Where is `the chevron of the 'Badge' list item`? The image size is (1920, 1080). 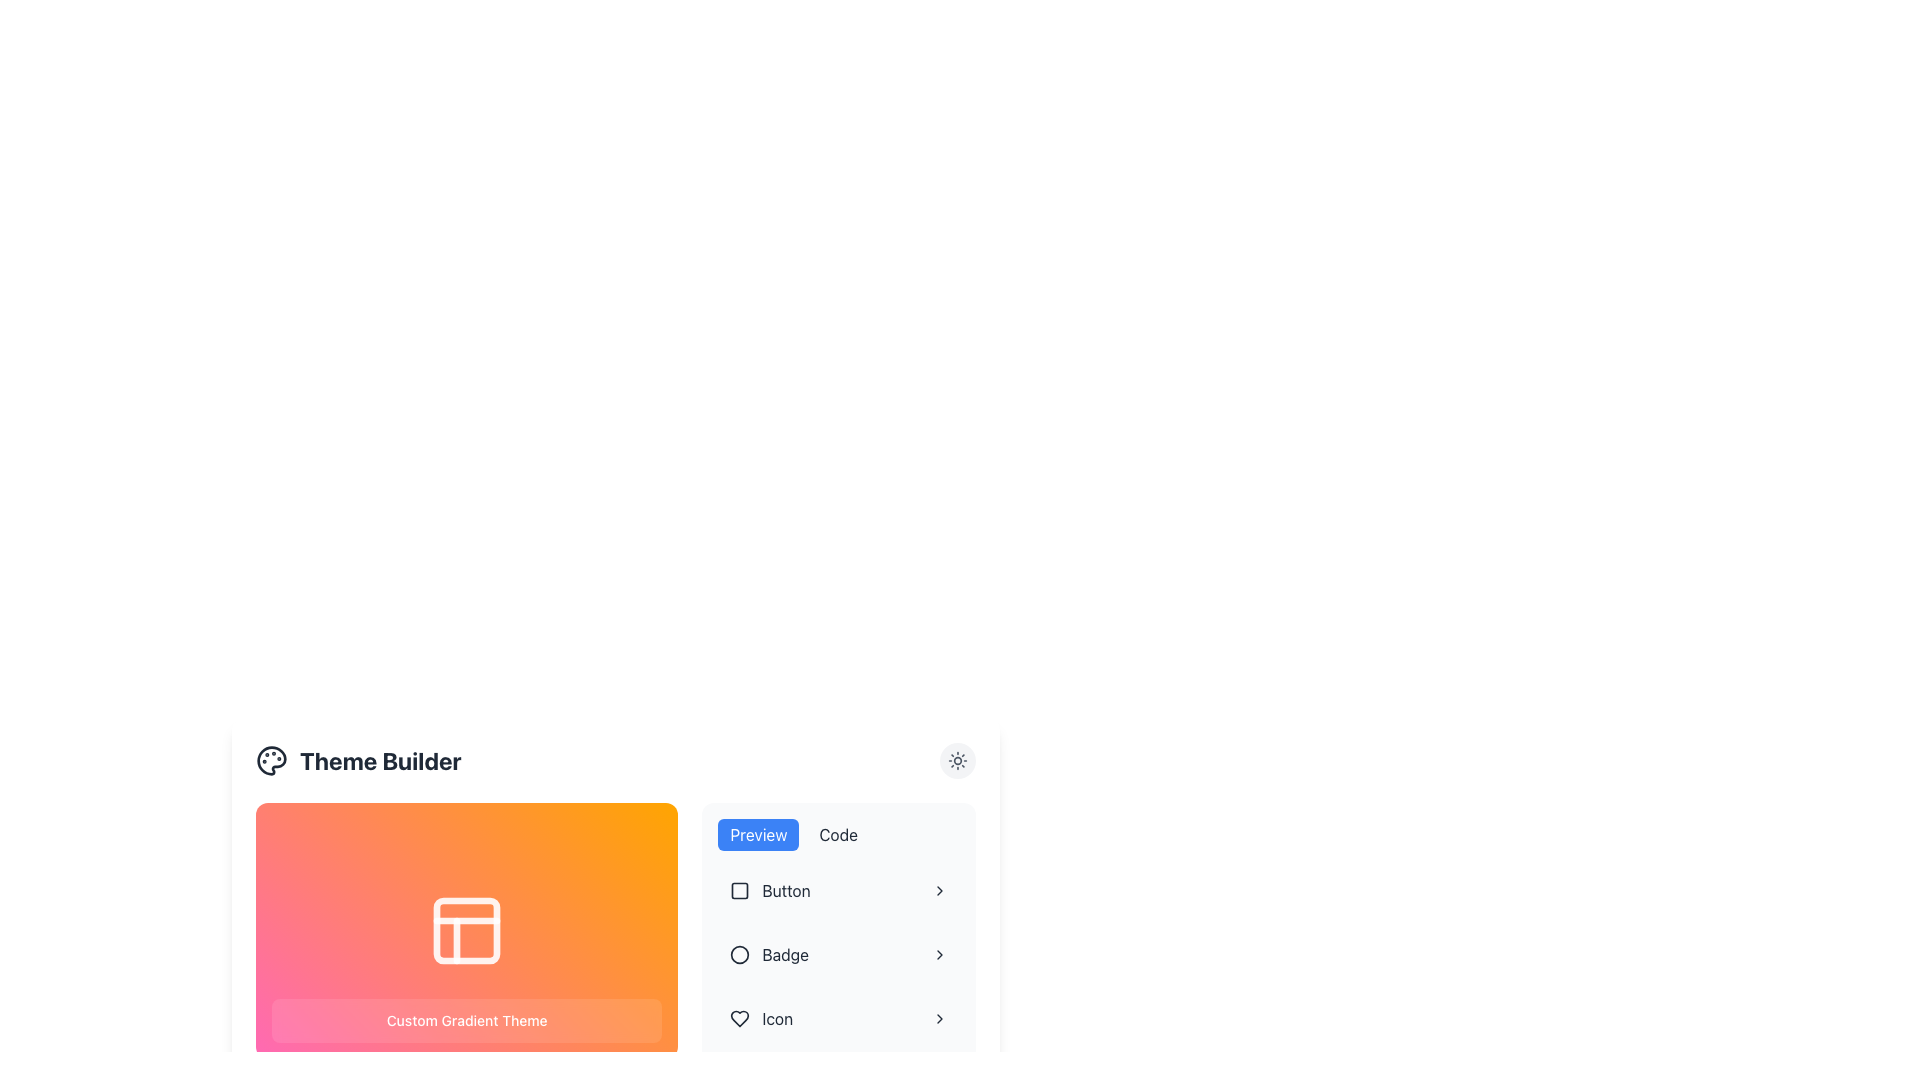 the chevron of the 'Badge' list item is located at coordinates (839, 954).